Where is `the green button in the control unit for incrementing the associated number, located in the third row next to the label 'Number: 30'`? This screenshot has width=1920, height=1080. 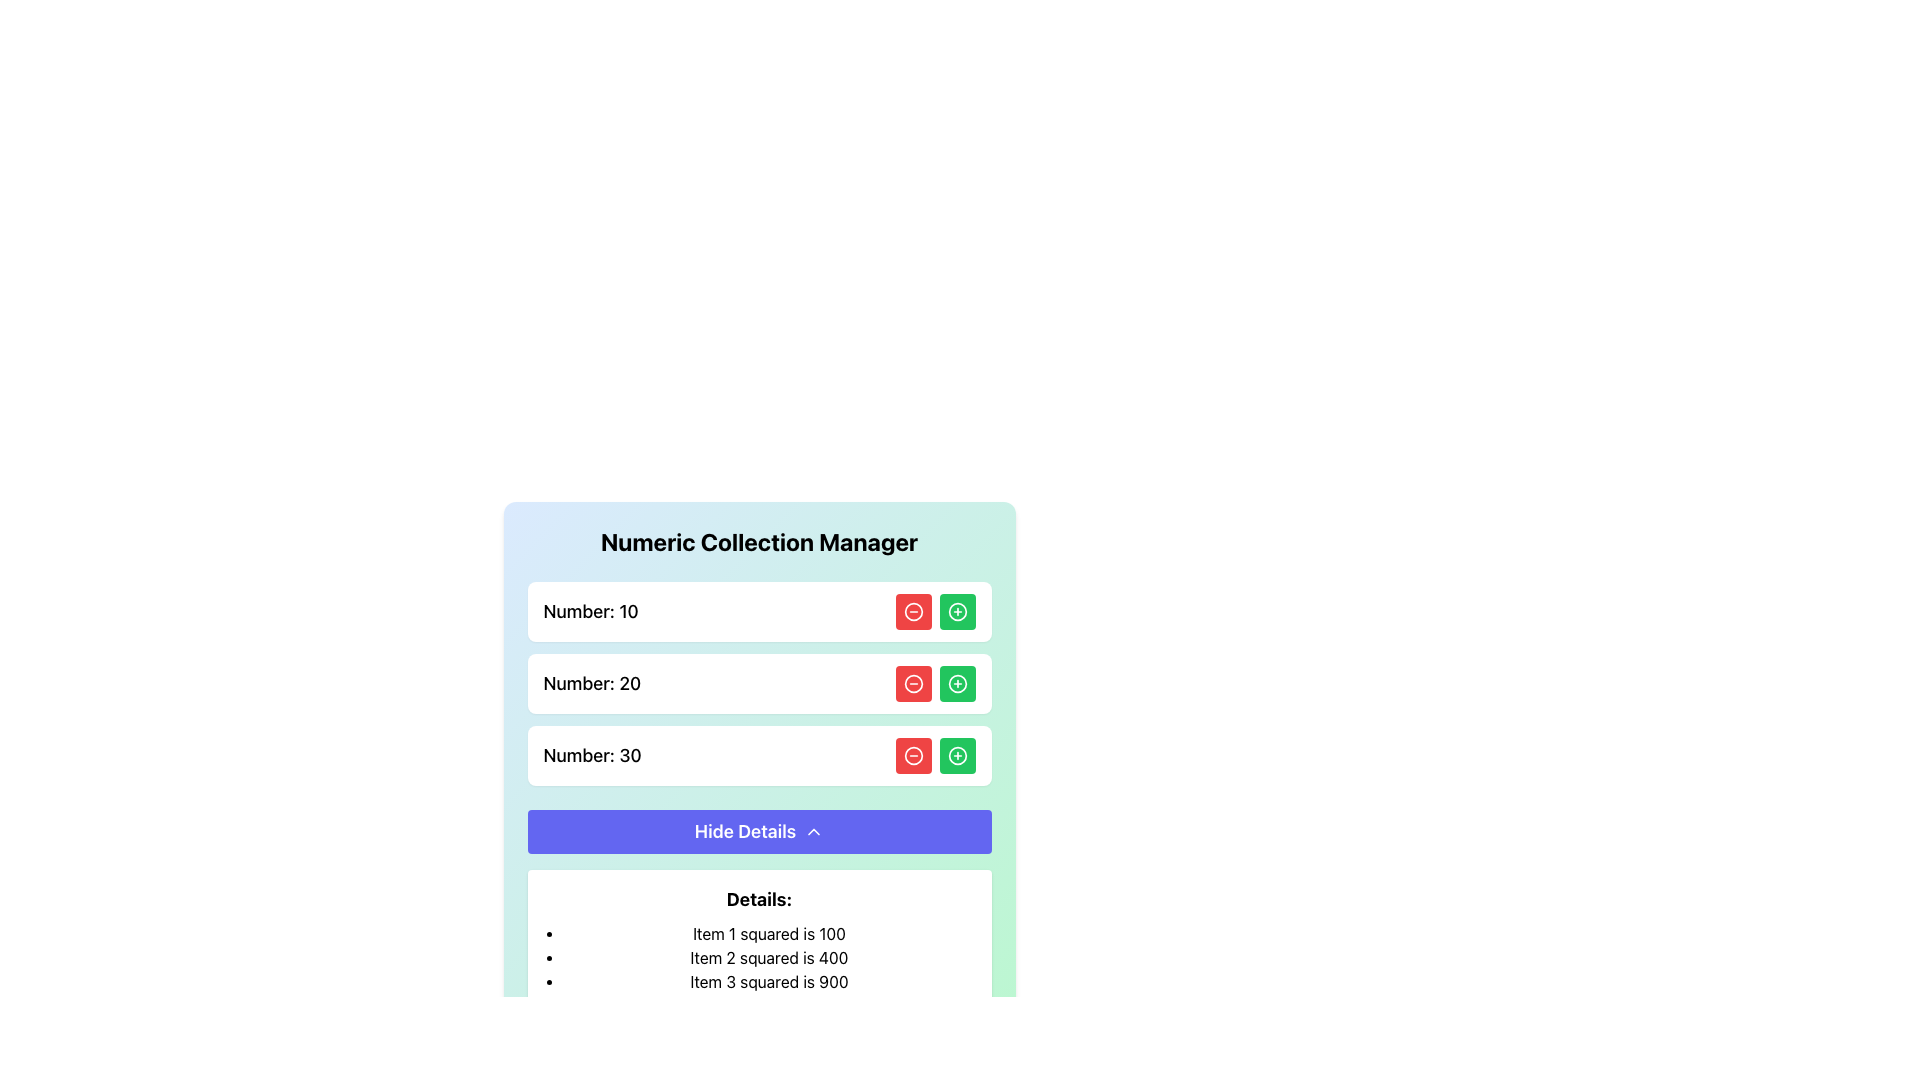 the green button in the control unit for incrementing the associated number, located in the third row next to the label 'Number: 30' is located at coordinates (934, 756).